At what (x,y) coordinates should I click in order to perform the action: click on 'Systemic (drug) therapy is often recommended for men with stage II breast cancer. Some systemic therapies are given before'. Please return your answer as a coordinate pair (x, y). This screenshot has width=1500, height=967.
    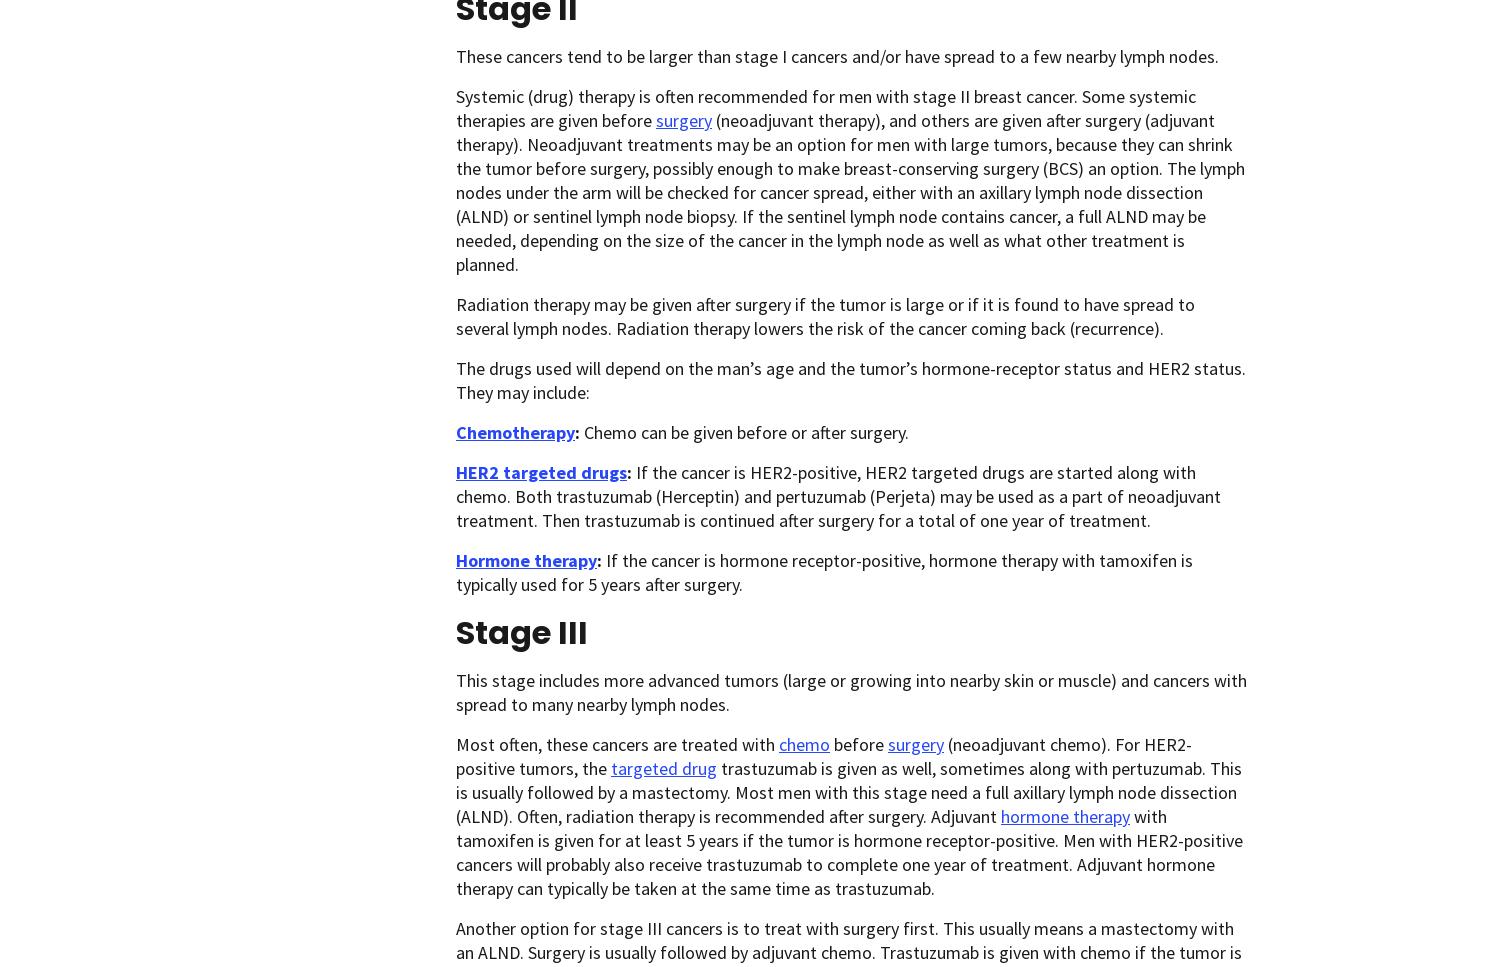
    Looking at the image, I should click on (825, 108).